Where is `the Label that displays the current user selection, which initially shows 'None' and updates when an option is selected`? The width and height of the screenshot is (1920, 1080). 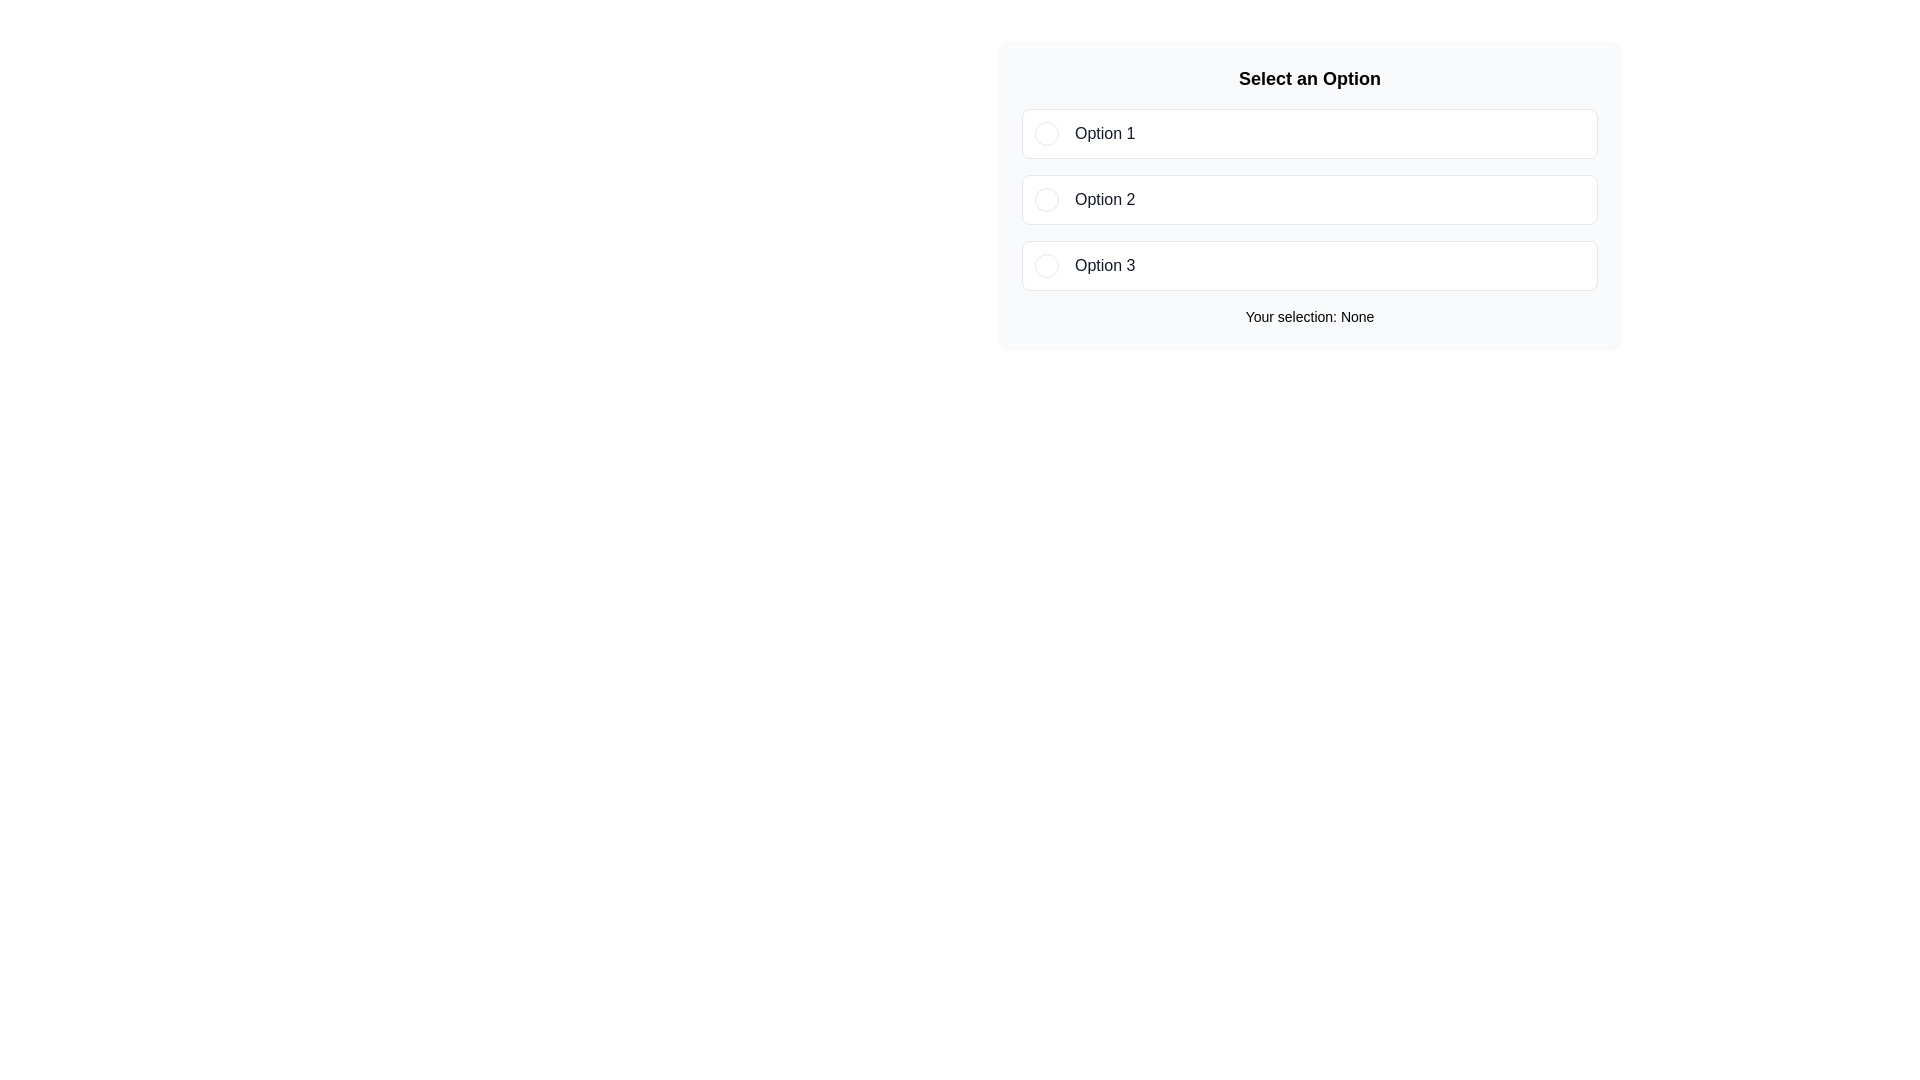
the Label that displays the current user selection, which initially shows 'None' and updates when an option is selected is located at coordinates (1310, 315).